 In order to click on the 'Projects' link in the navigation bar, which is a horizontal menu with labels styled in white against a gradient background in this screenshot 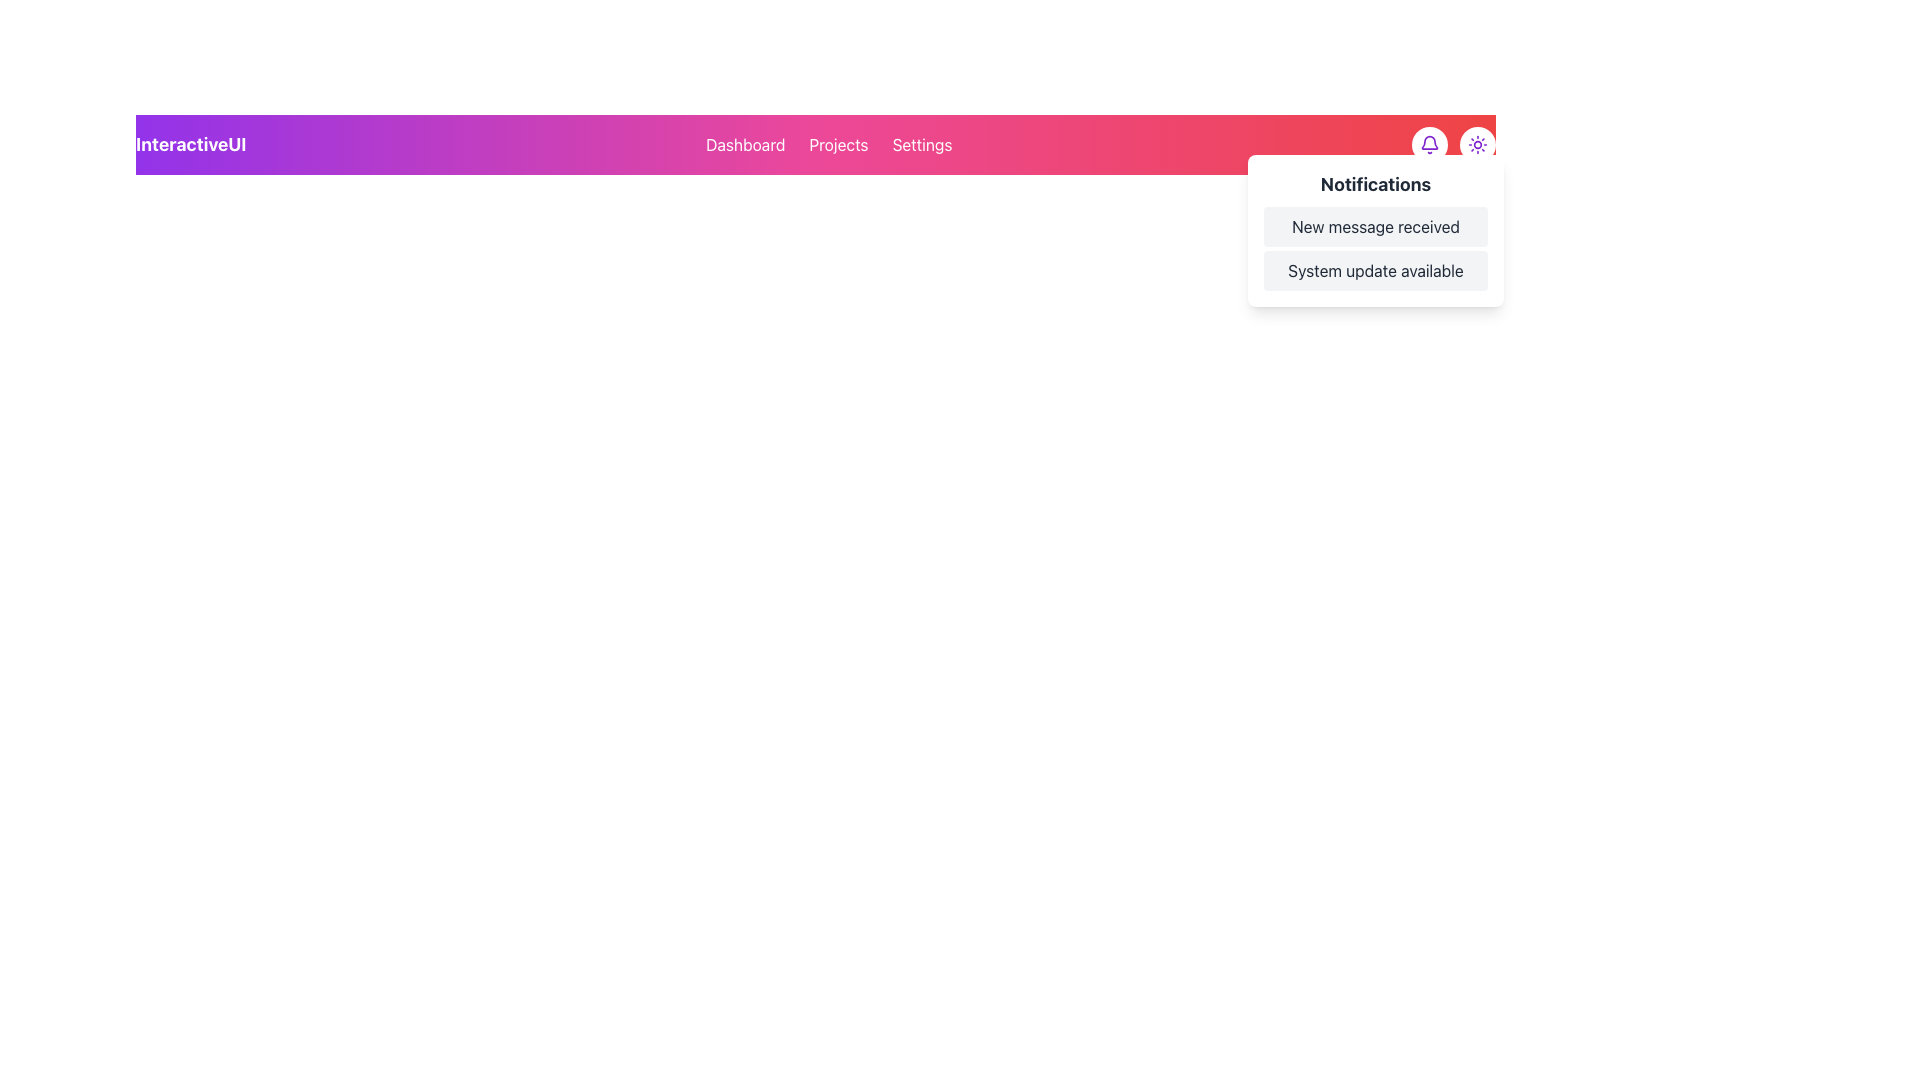, I will do `click(829, 144)`.